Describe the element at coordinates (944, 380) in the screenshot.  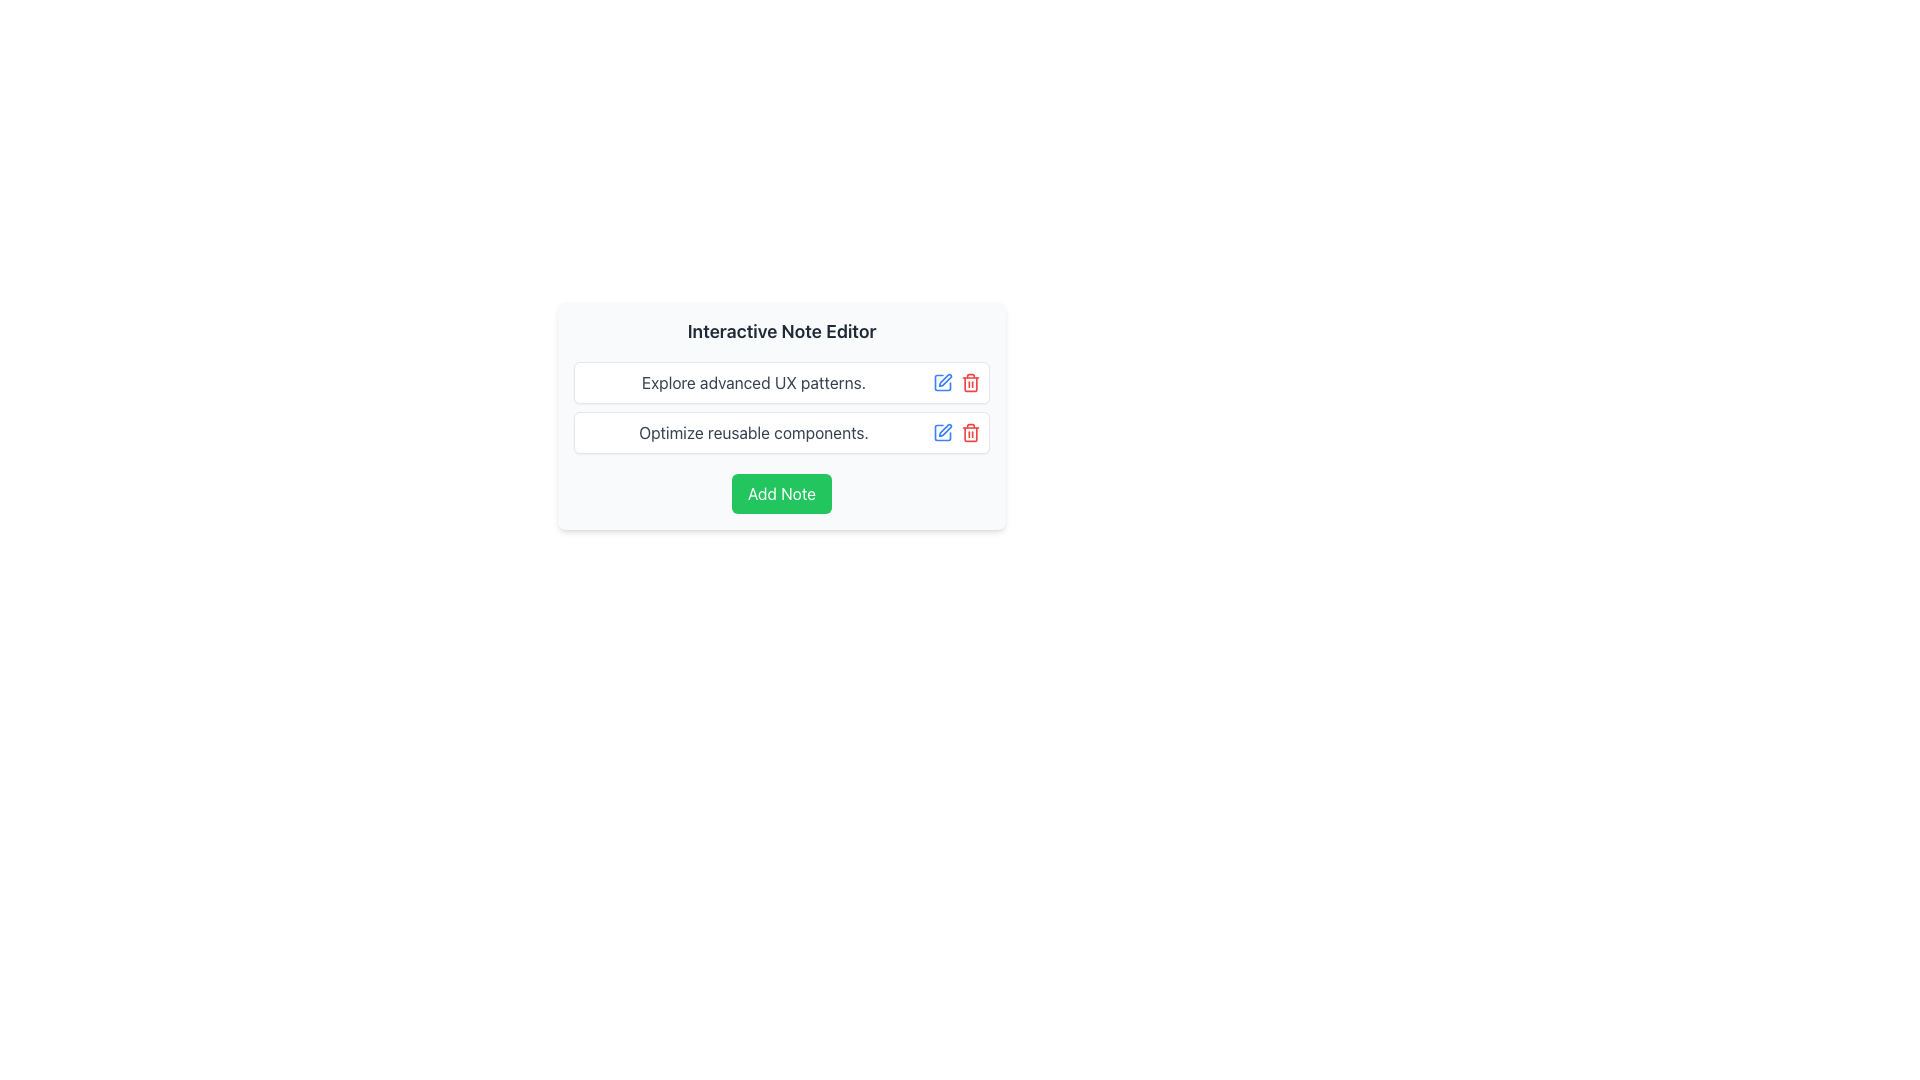
I see `the Edit icon/button located to the right of the text 'Explore advanced UX patterns.' to initiate editing` at that location.